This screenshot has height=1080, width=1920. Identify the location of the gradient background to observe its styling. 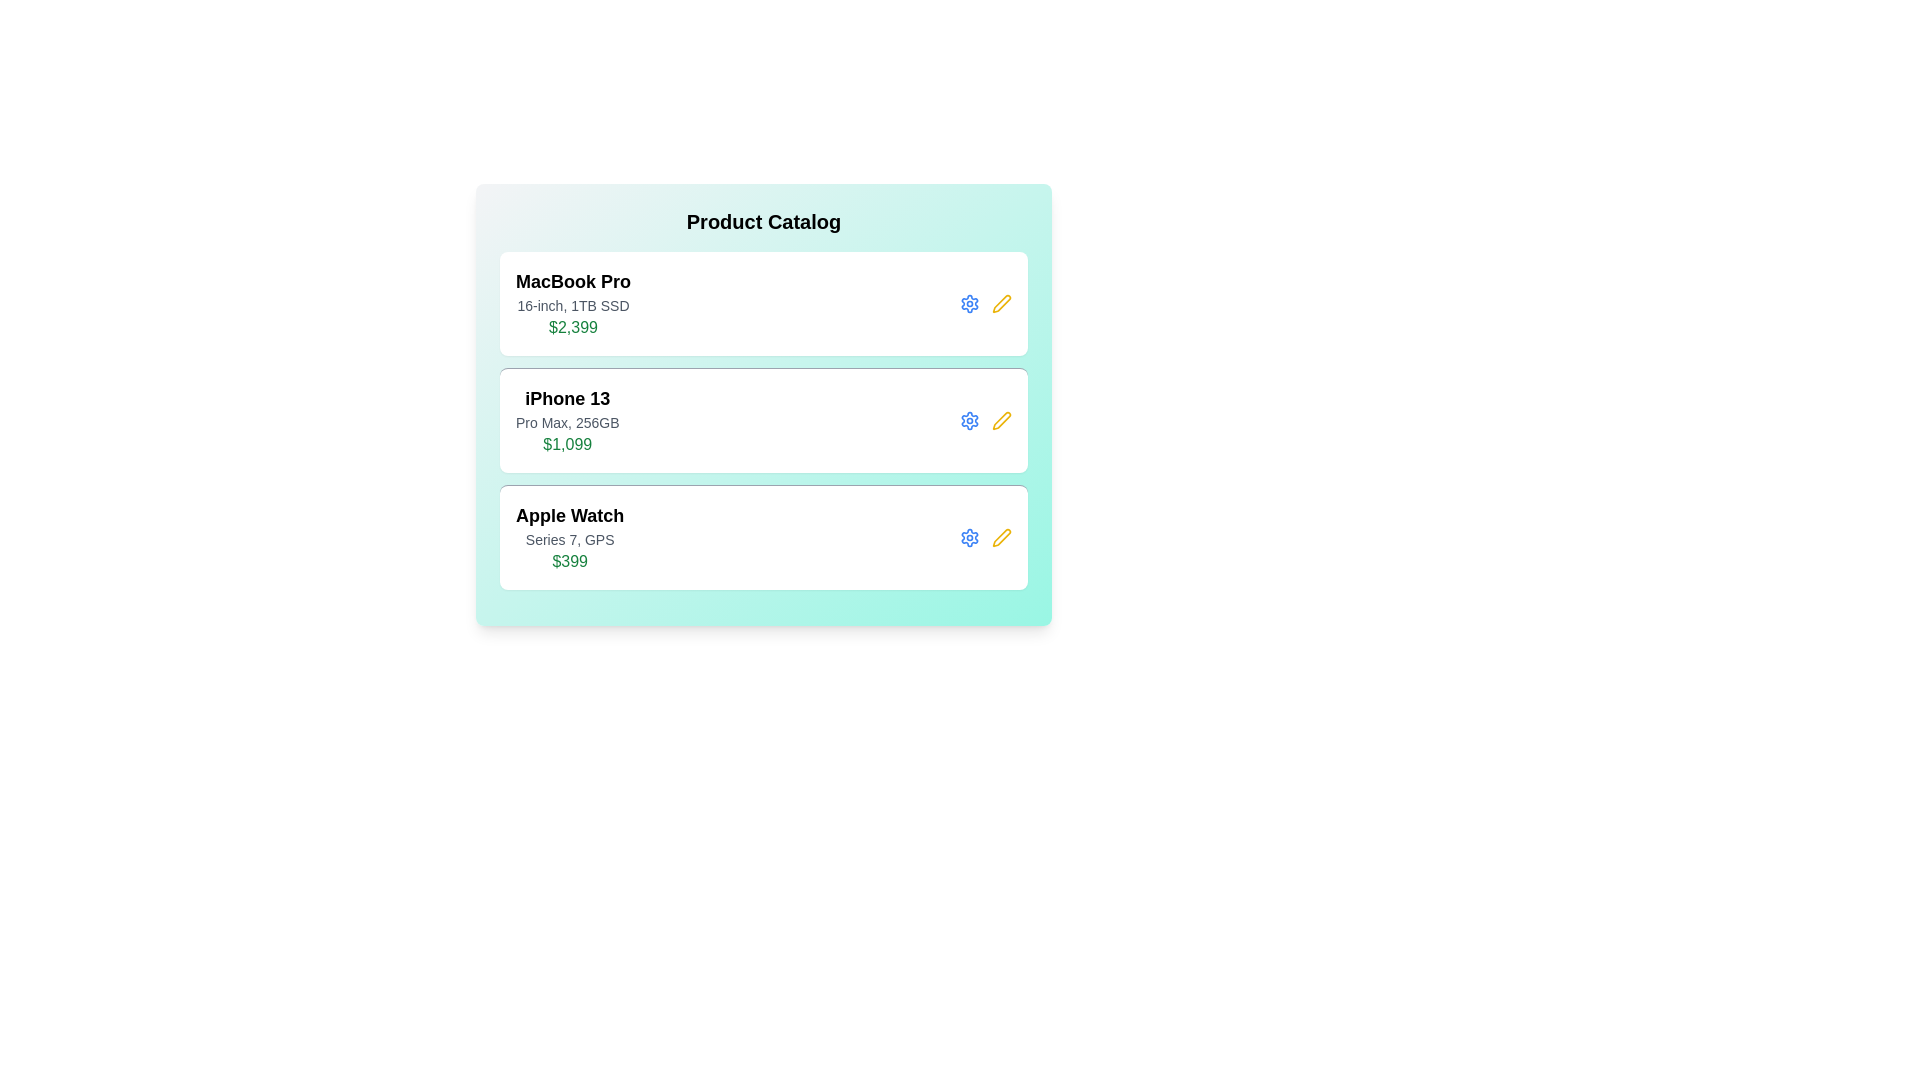
(762, 405).